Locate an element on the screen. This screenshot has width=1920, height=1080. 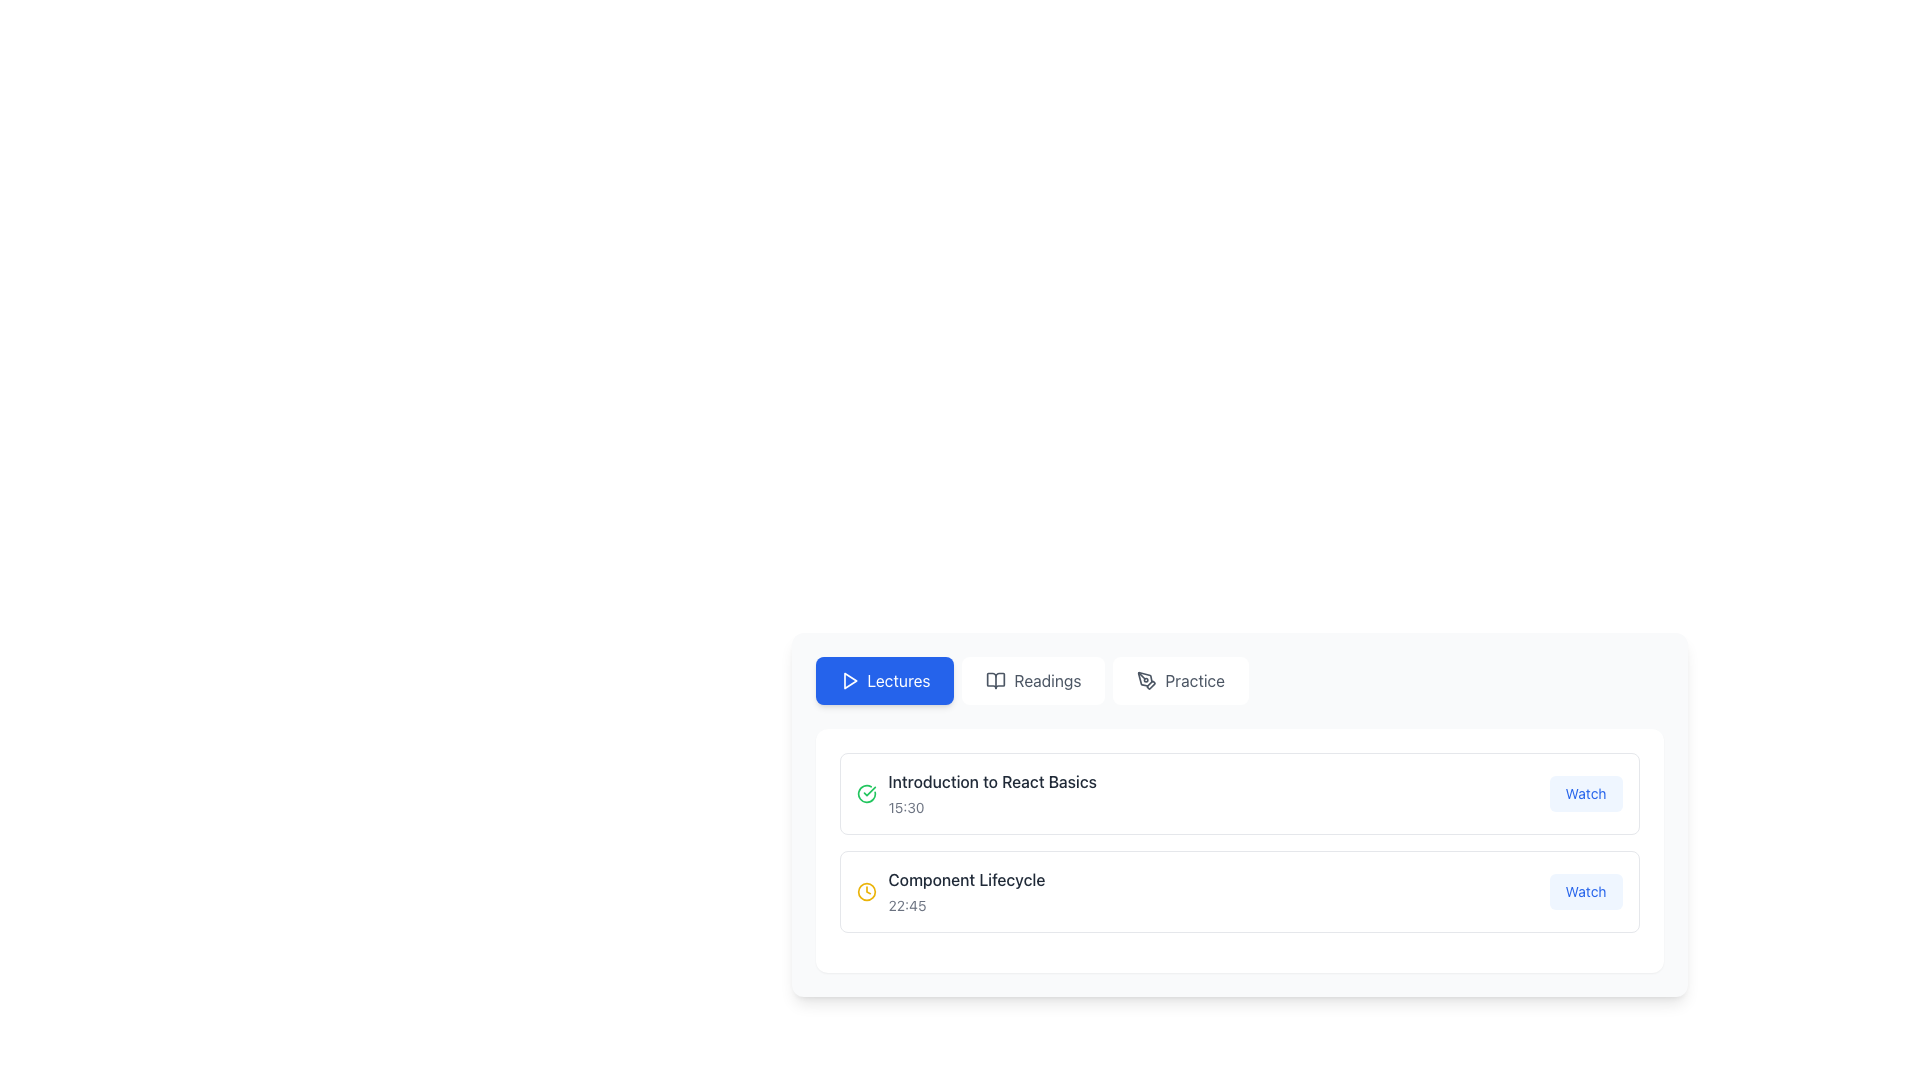
the details of the clock icon located in the second row under the 'Component Lifecycle' text, which represents the time or duration associated with this entry is located at coordinates (866, 890).